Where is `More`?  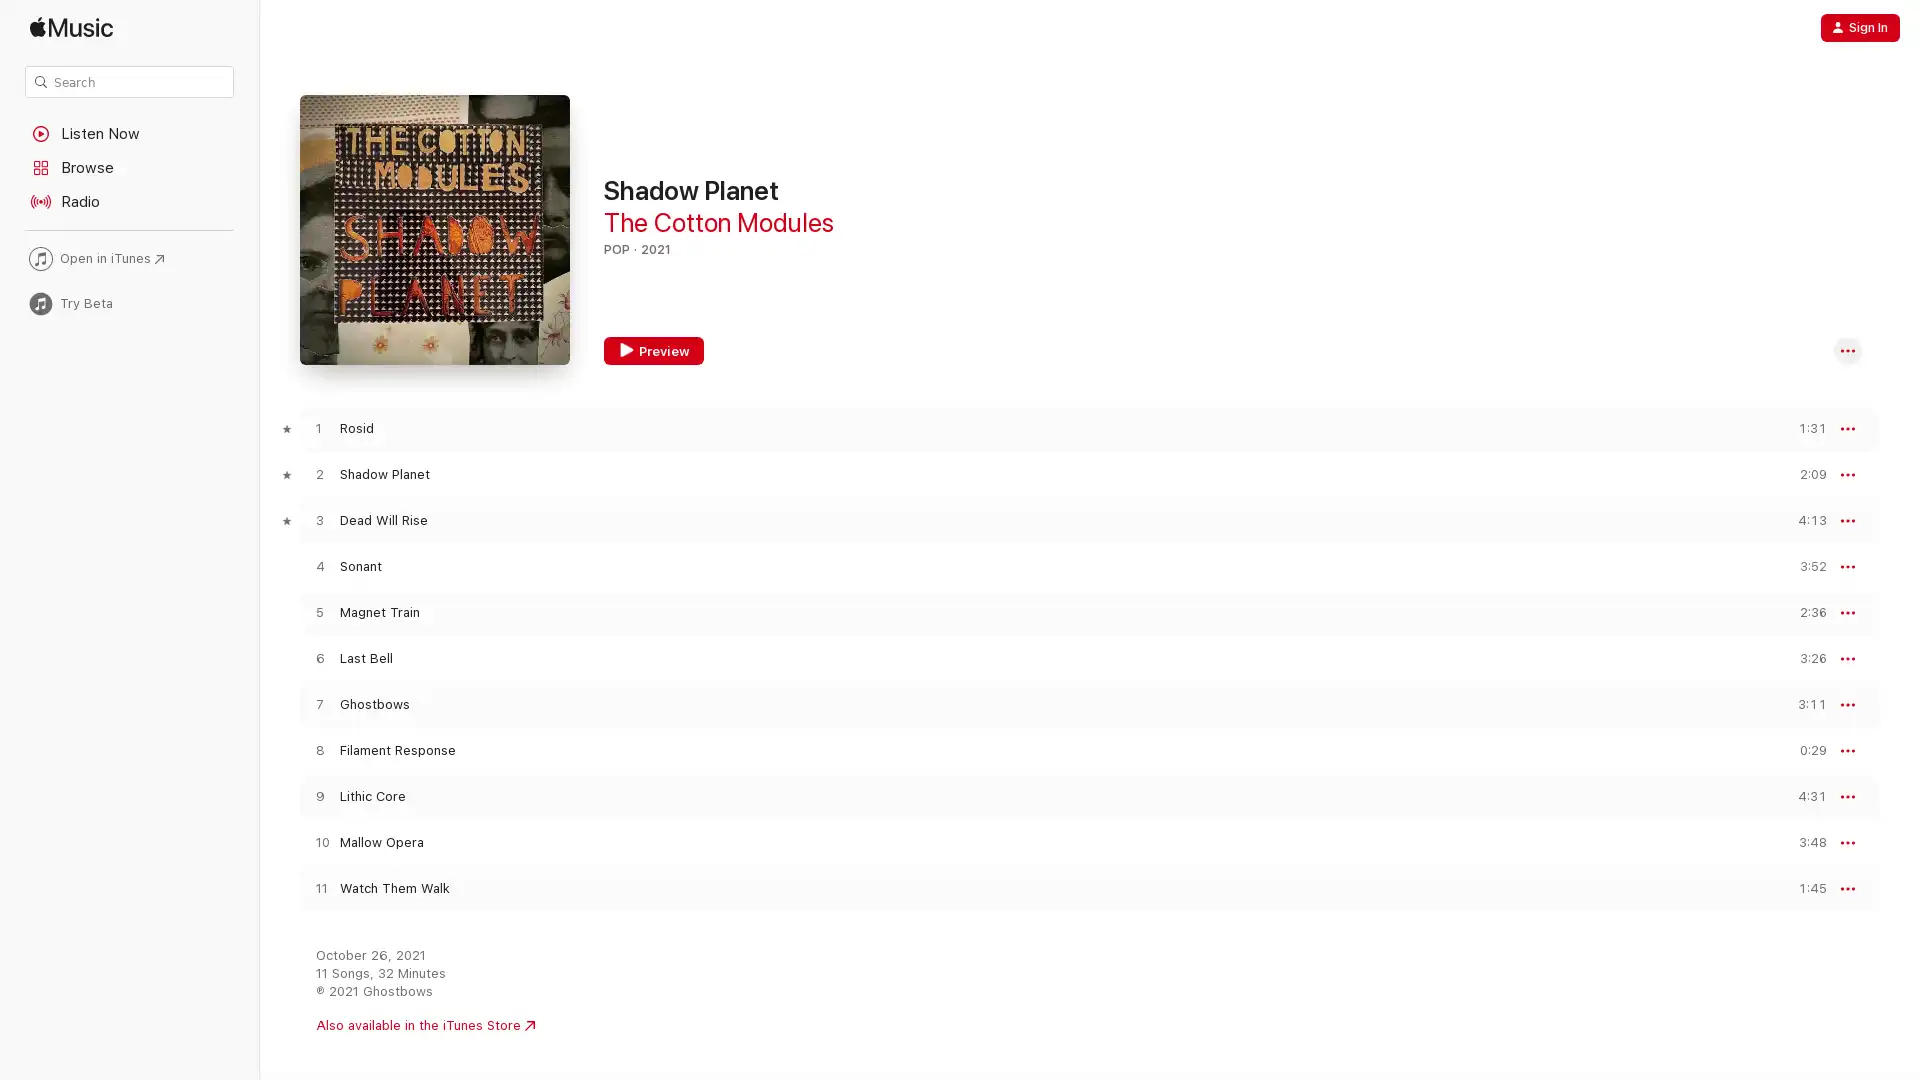 More is located at coordinates (1847, 659).